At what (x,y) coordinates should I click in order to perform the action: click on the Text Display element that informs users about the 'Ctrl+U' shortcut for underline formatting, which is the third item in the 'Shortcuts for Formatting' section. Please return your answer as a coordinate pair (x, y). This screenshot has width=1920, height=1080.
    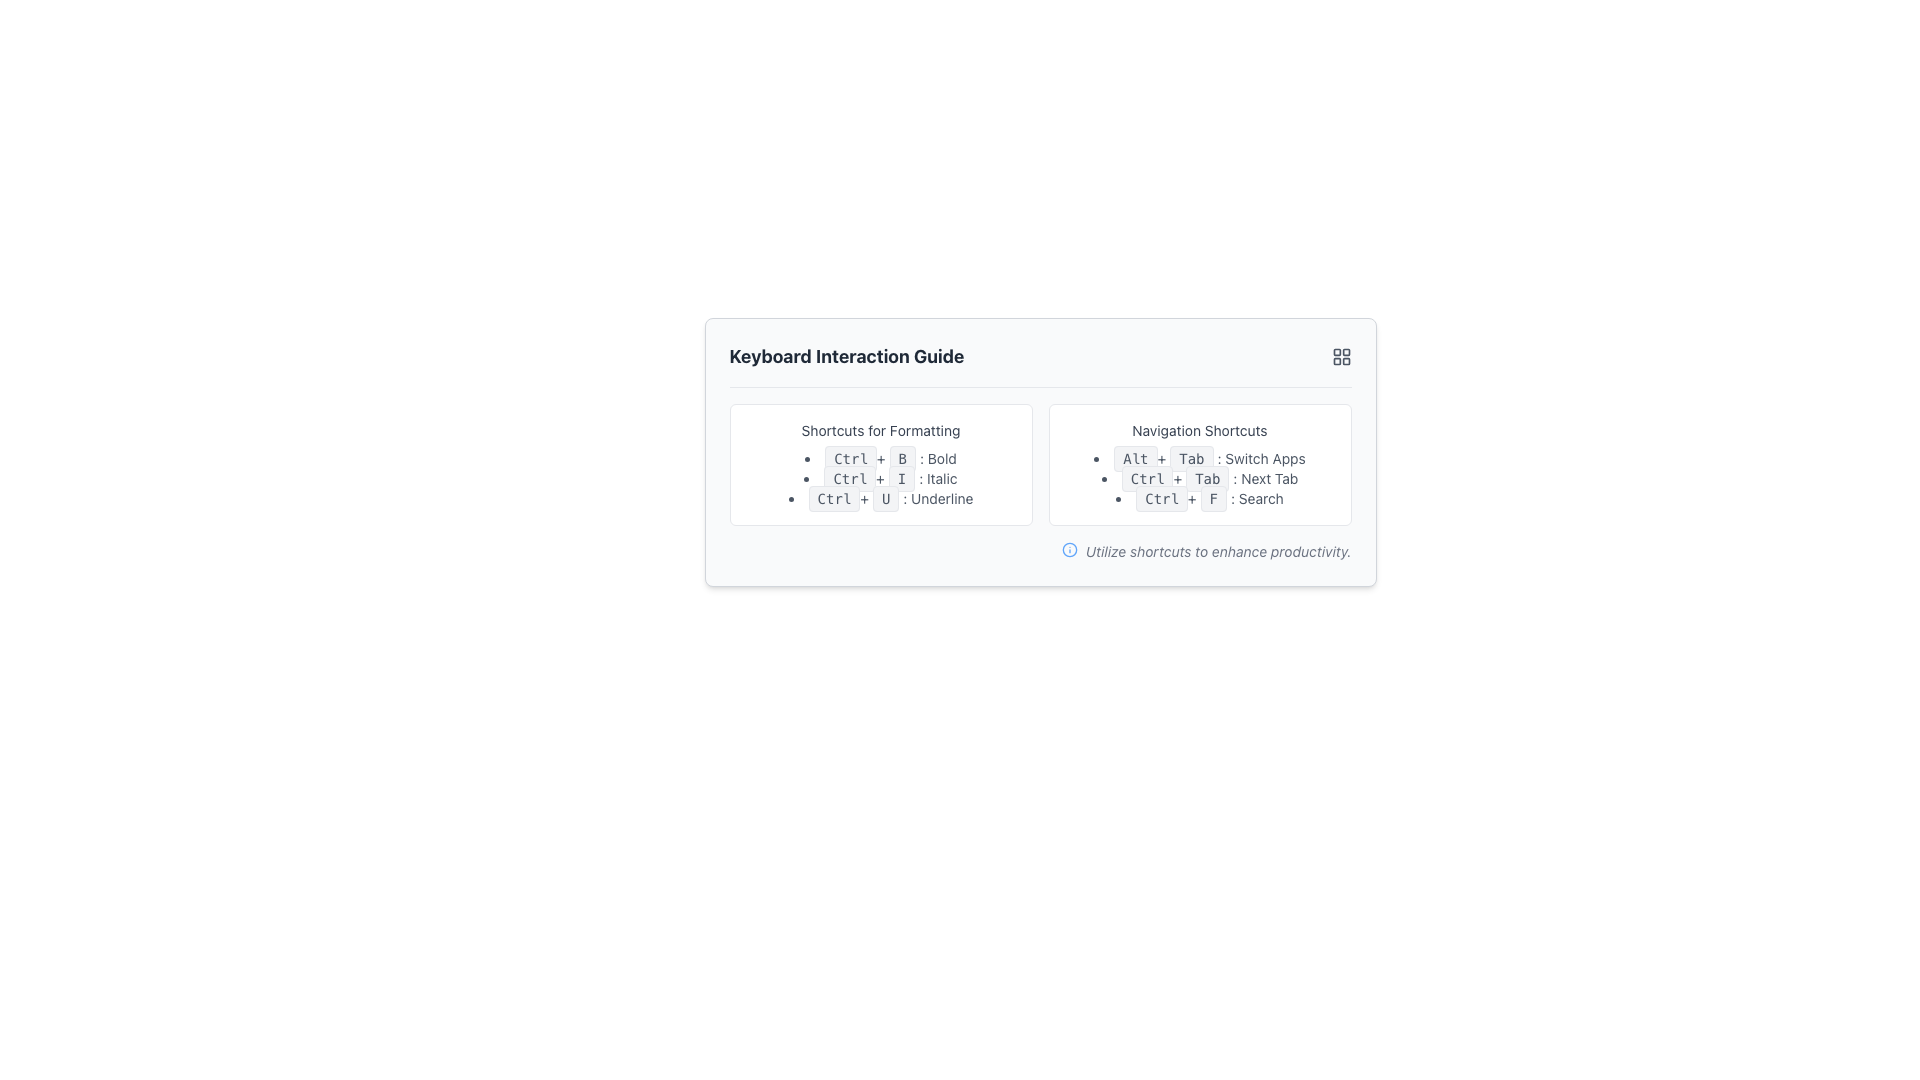
    Looking at the image, I should click on (880, 497).